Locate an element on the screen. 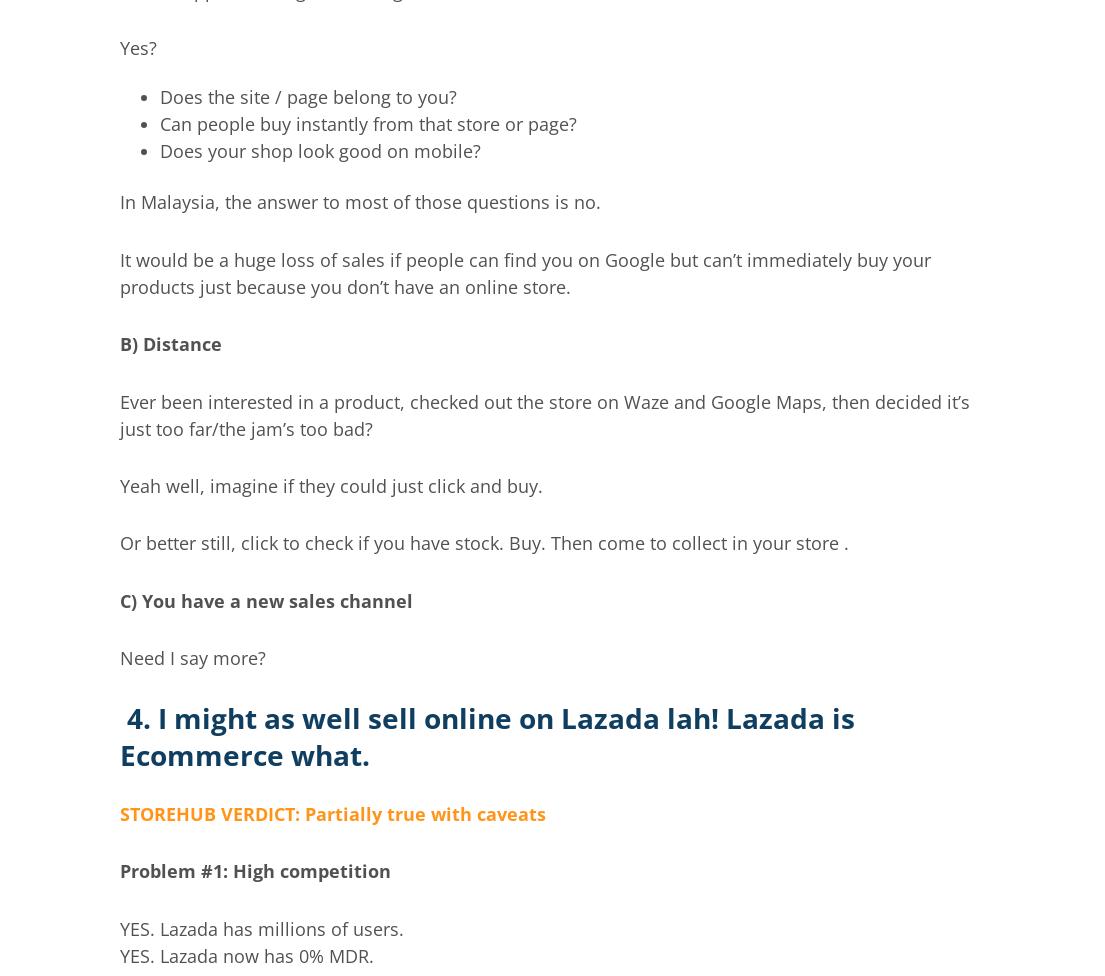 This screenshot has width=1105, height=976. 'Ever been interested in a product, checked out the store on Waze and Google Maps, then decided it’s just too far/the jam’s too bad?' is located at coordinates (543, 413).